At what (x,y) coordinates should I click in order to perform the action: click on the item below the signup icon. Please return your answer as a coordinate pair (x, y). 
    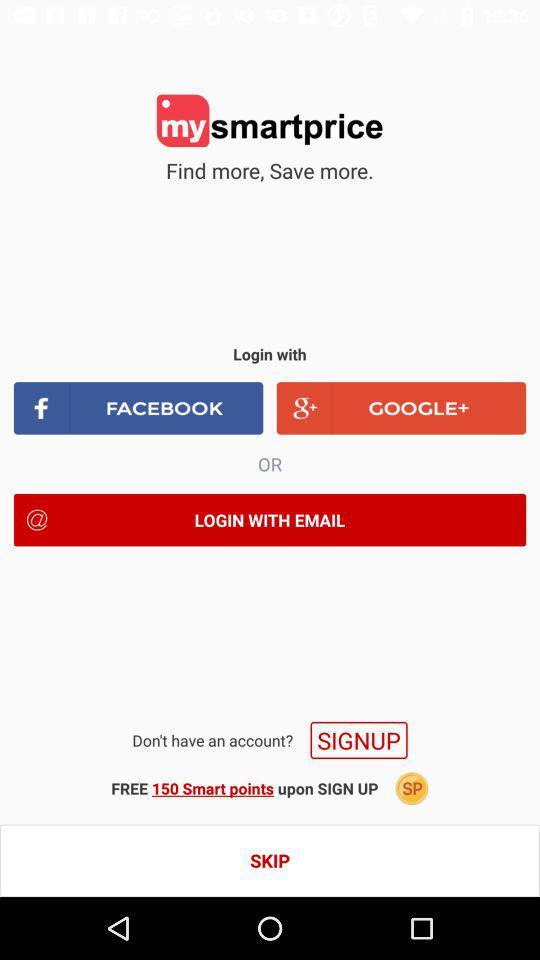
    Looking at the image, I should click on (411, 788).